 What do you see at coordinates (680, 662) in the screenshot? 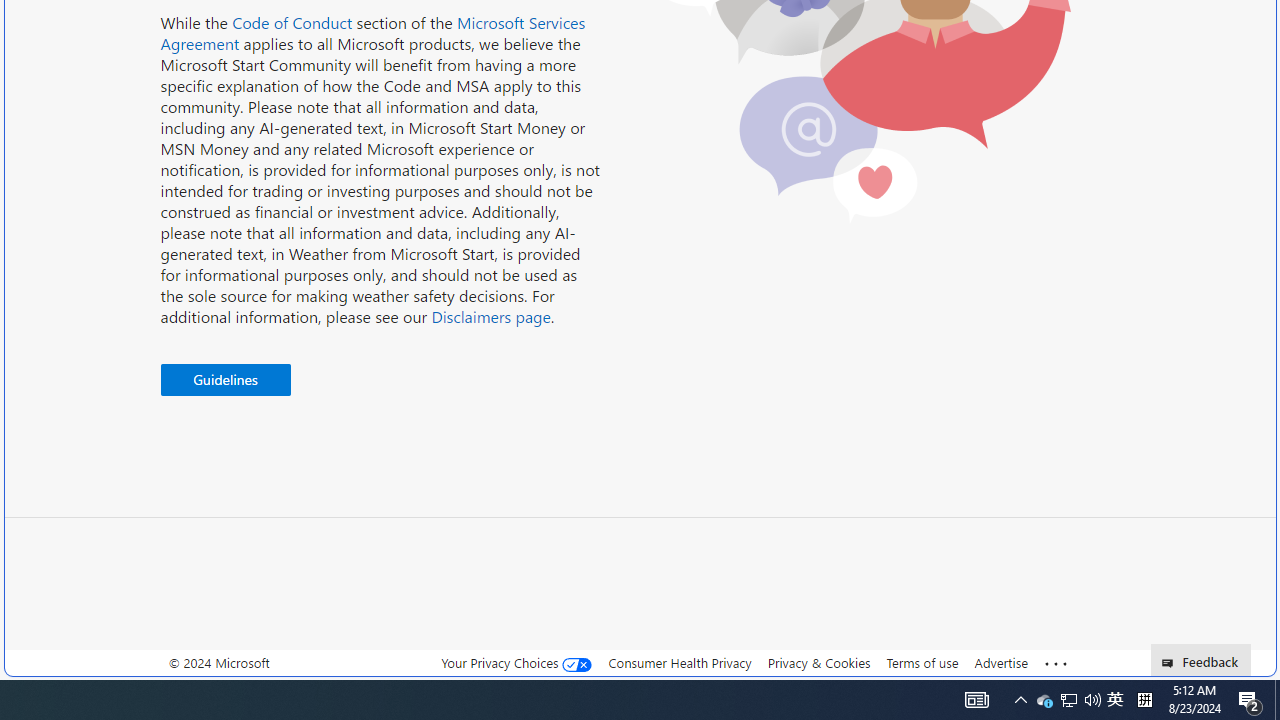
I see `'Consumer Health Privacy'` at bounding box center [680, 662].